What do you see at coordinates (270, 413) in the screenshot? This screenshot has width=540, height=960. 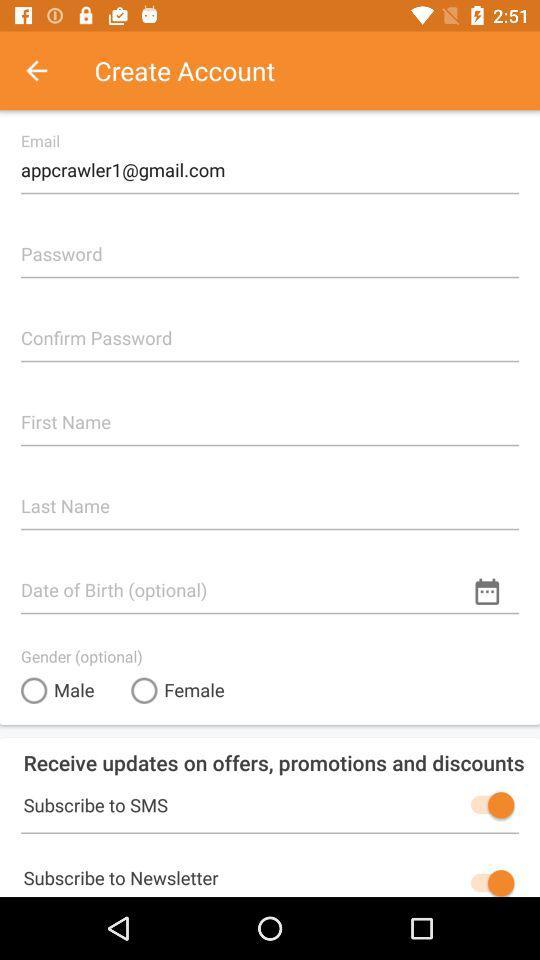 I see `it is used to login our data by using our first name for better protection` at bounding box center [270, 413].